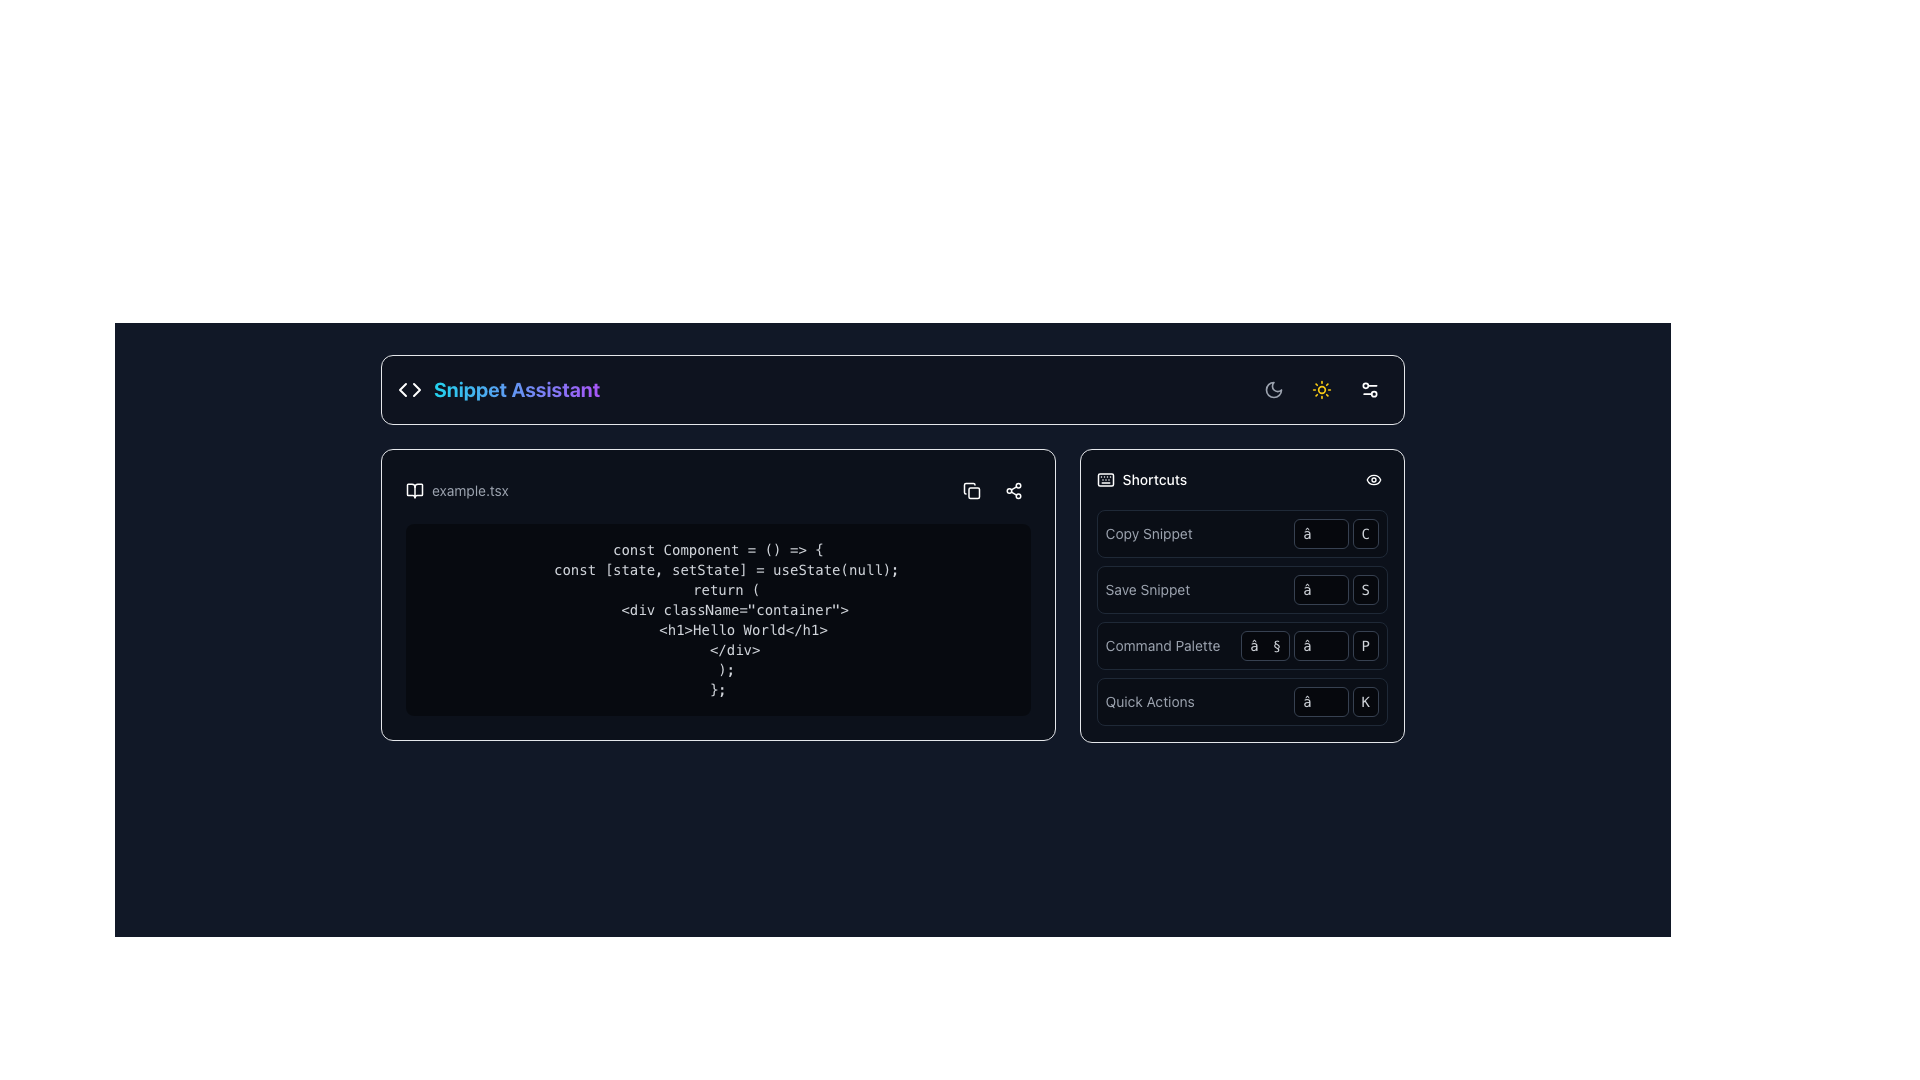 The height and width of the screenshot is (1080, 1920). What do you see at coordinates (971, 490) in the screenshot?
I see `the 'Copy' action button located in the 'Shortcuts' section` at bounding box center [971, 490].